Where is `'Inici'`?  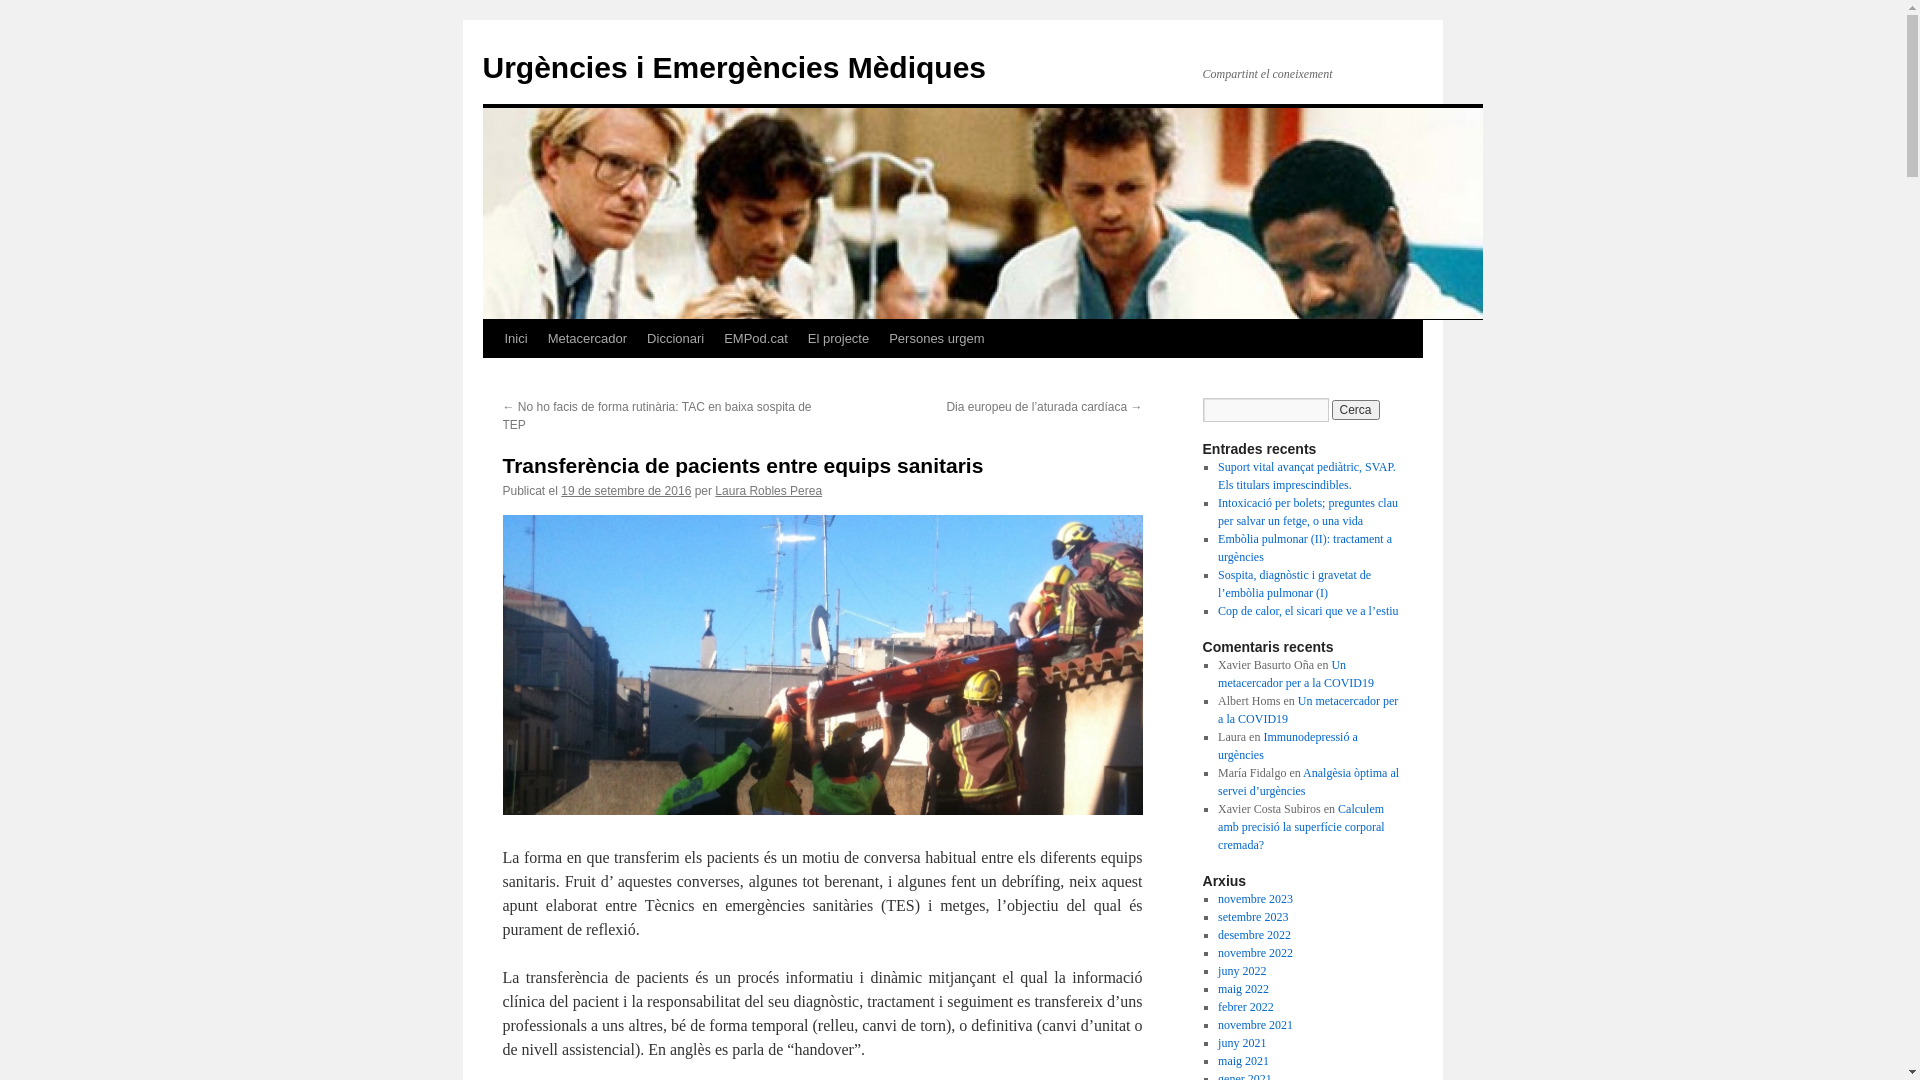 'Inici' is located at coordinates (515, 338).